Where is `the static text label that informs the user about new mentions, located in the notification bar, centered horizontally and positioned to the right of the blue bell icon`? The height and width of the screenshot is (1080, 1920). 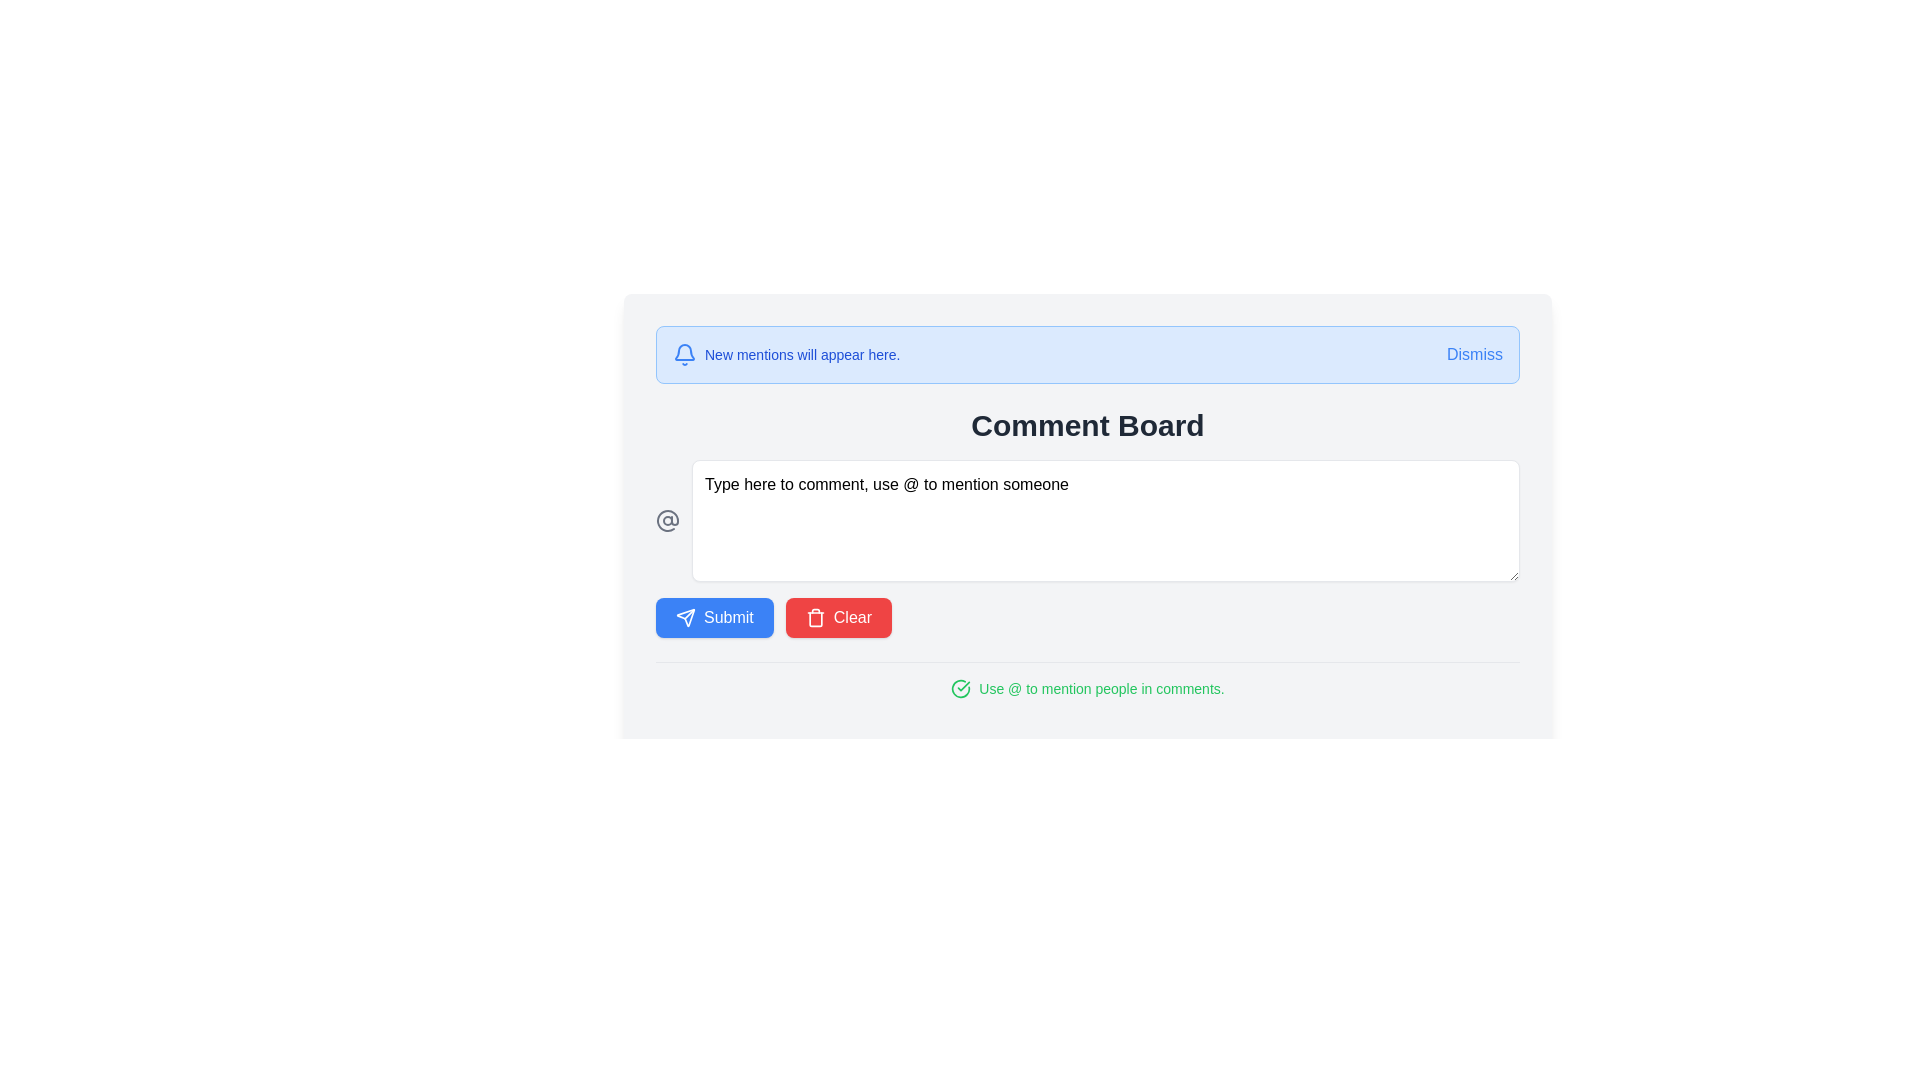 the static text label that informs the user about new mentions, located in the notification bar, centered horizontally and positioned to the right of the blue bell icon is located at coordinates (802, 353).